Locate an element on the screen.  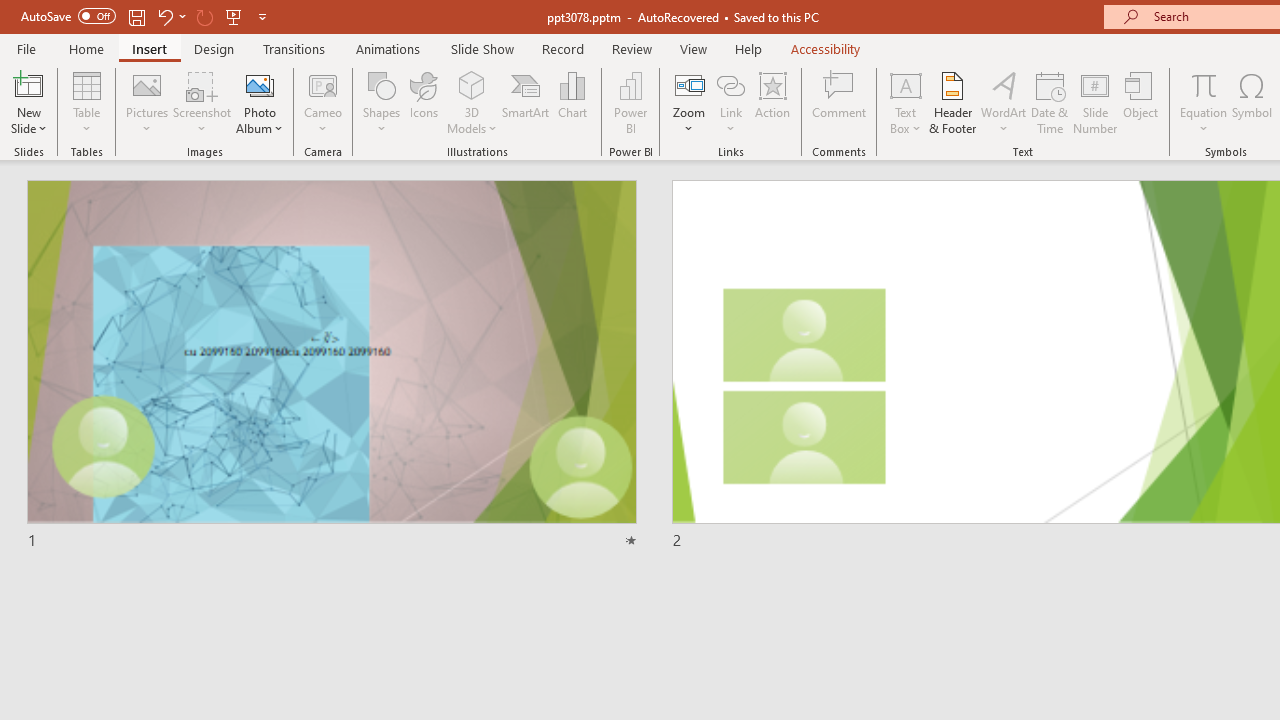
'Action' is located at coordinates (772, 103).